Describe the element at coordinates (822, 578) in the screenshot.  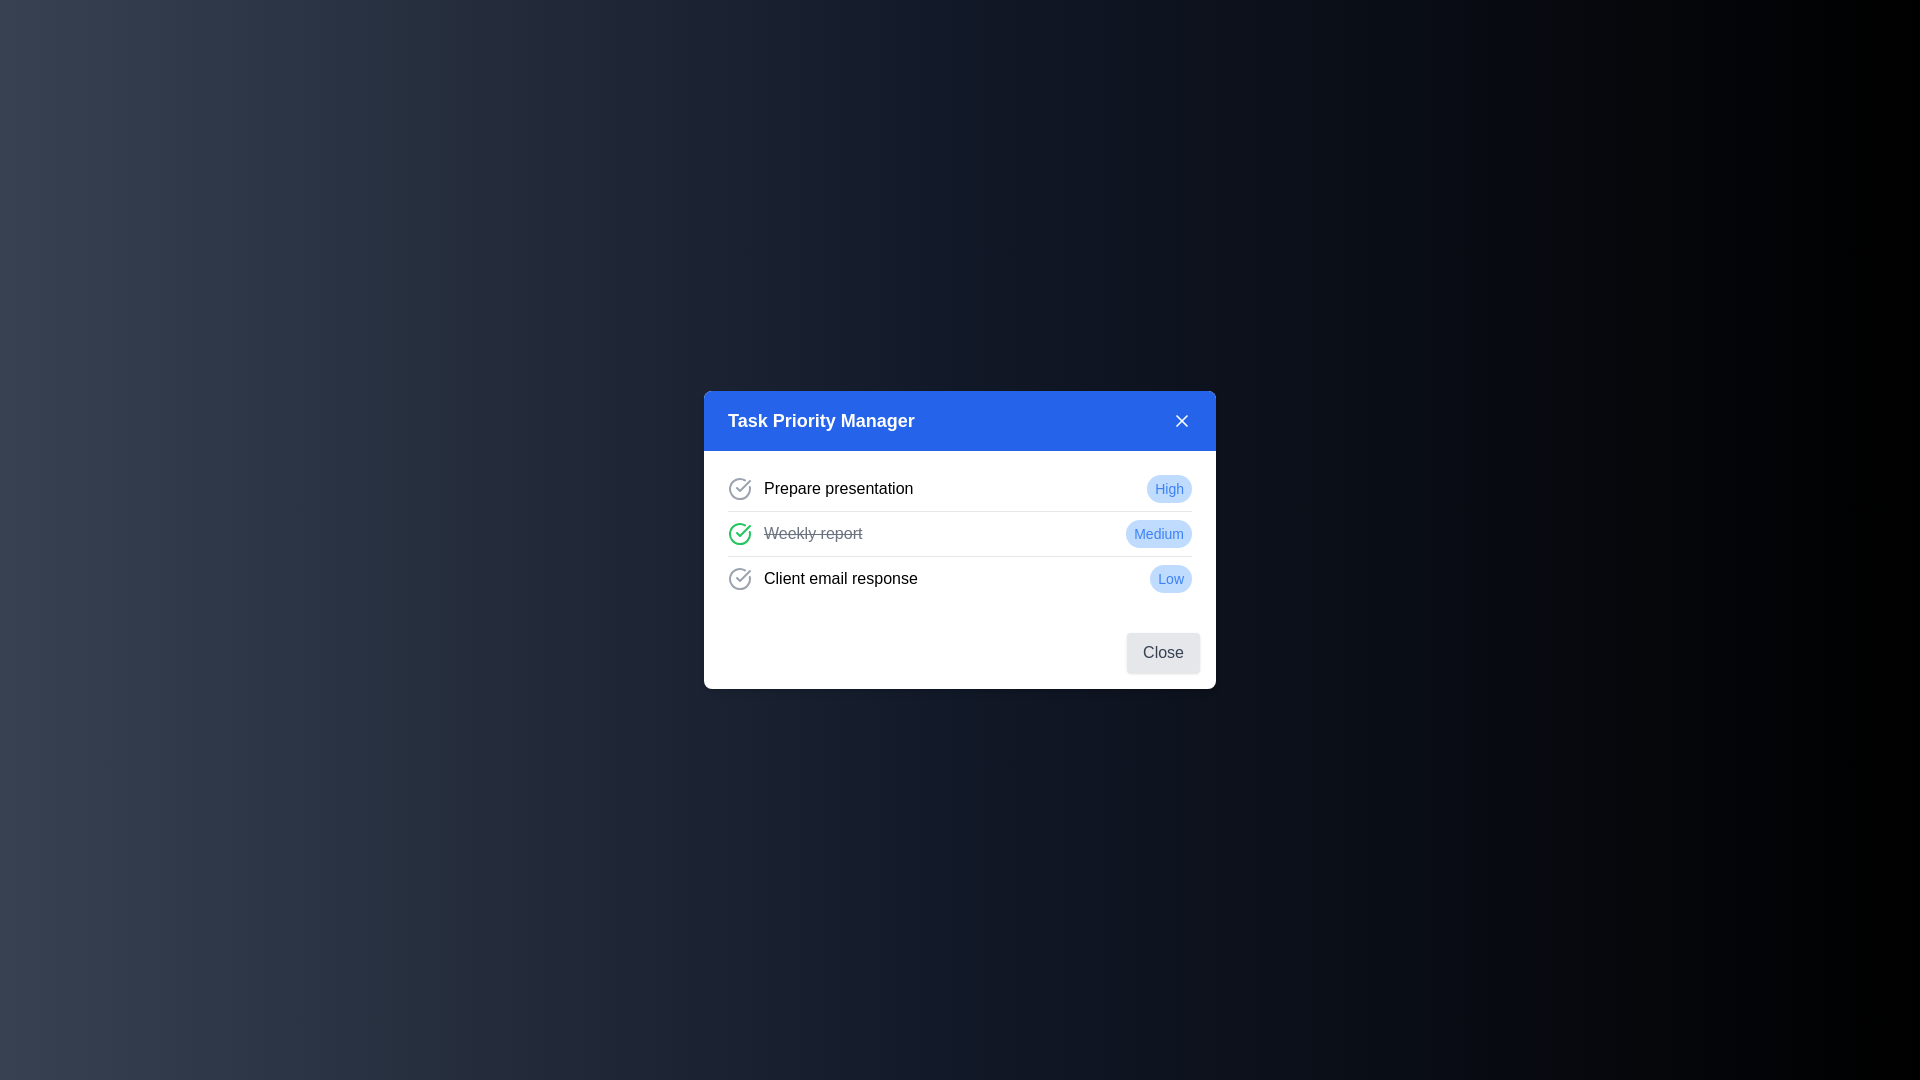
I see `the static text label element displaying 'Client email response' next to a gray circular icon with a checkmark, located in the task list of the modal window` at that location.